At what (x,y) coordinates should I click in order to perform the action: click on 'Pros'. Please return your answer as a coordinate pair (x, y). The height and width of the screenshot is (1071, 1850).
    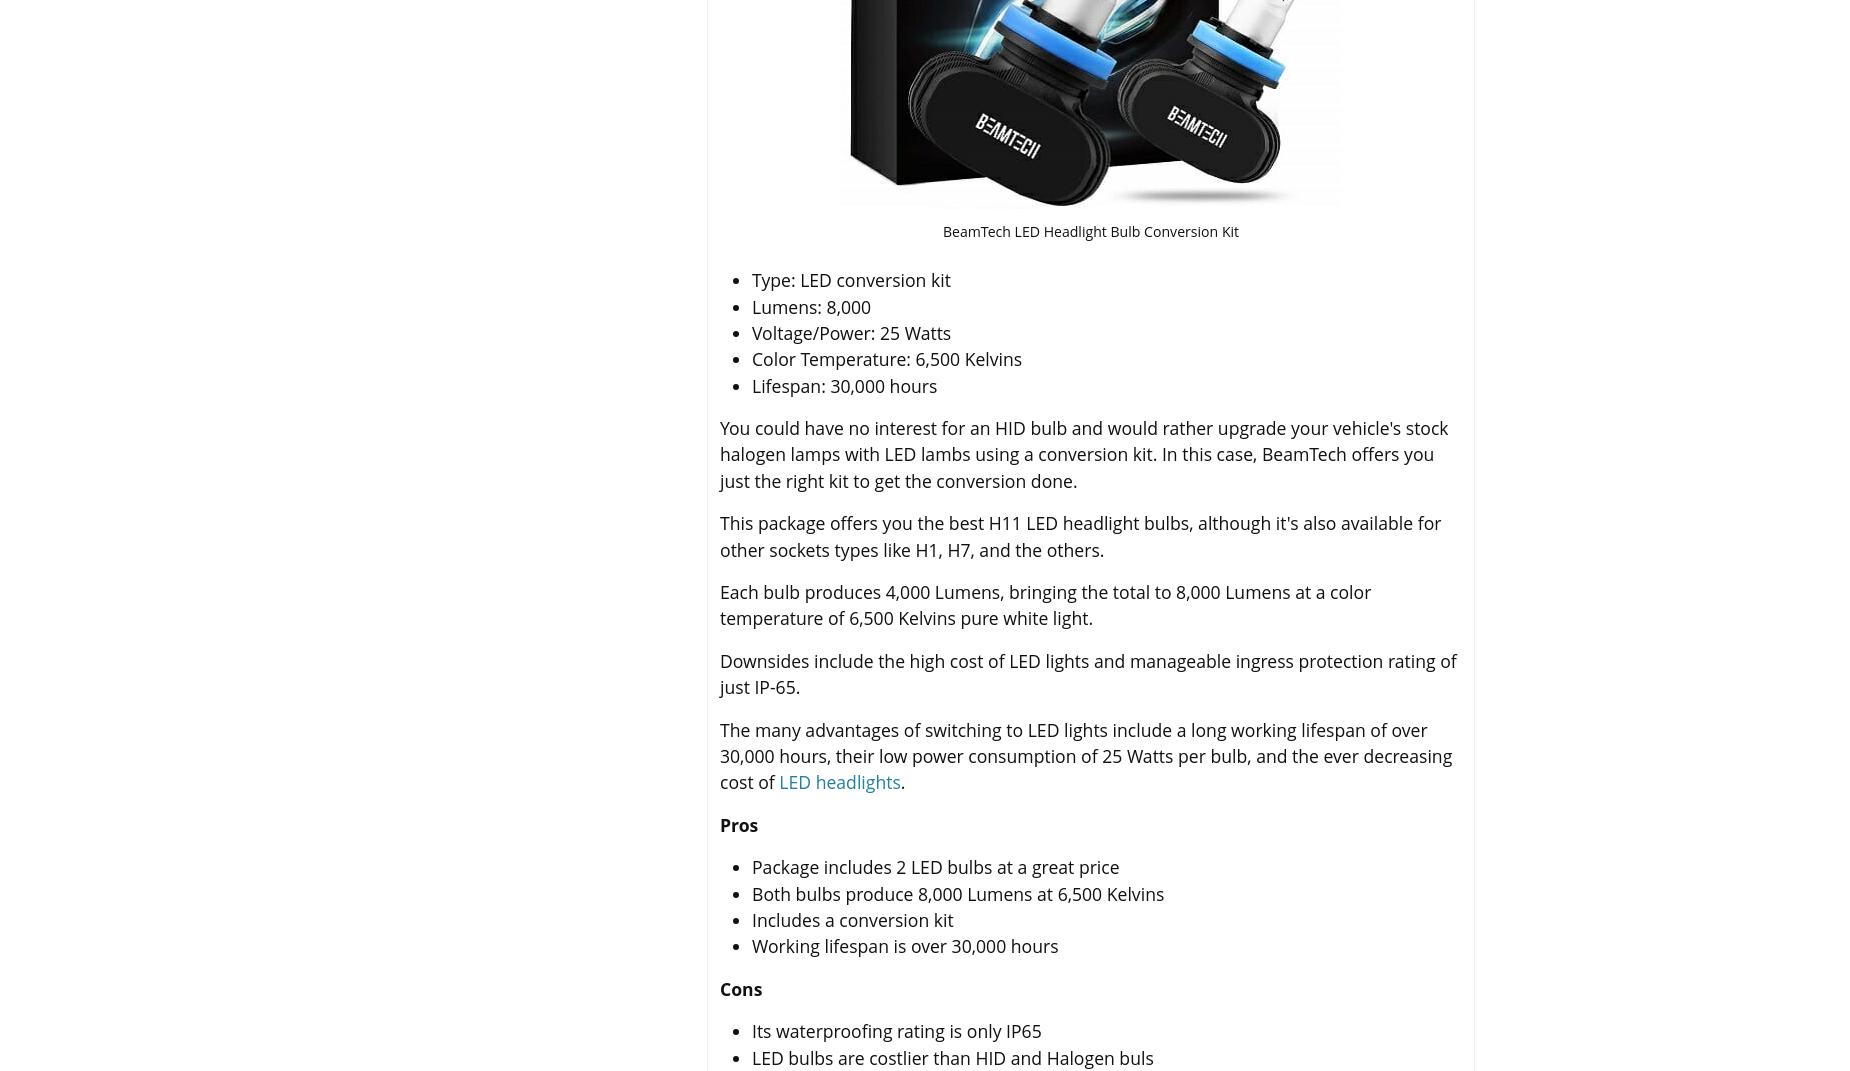
    Looking at the image, I should click on (739, 823).